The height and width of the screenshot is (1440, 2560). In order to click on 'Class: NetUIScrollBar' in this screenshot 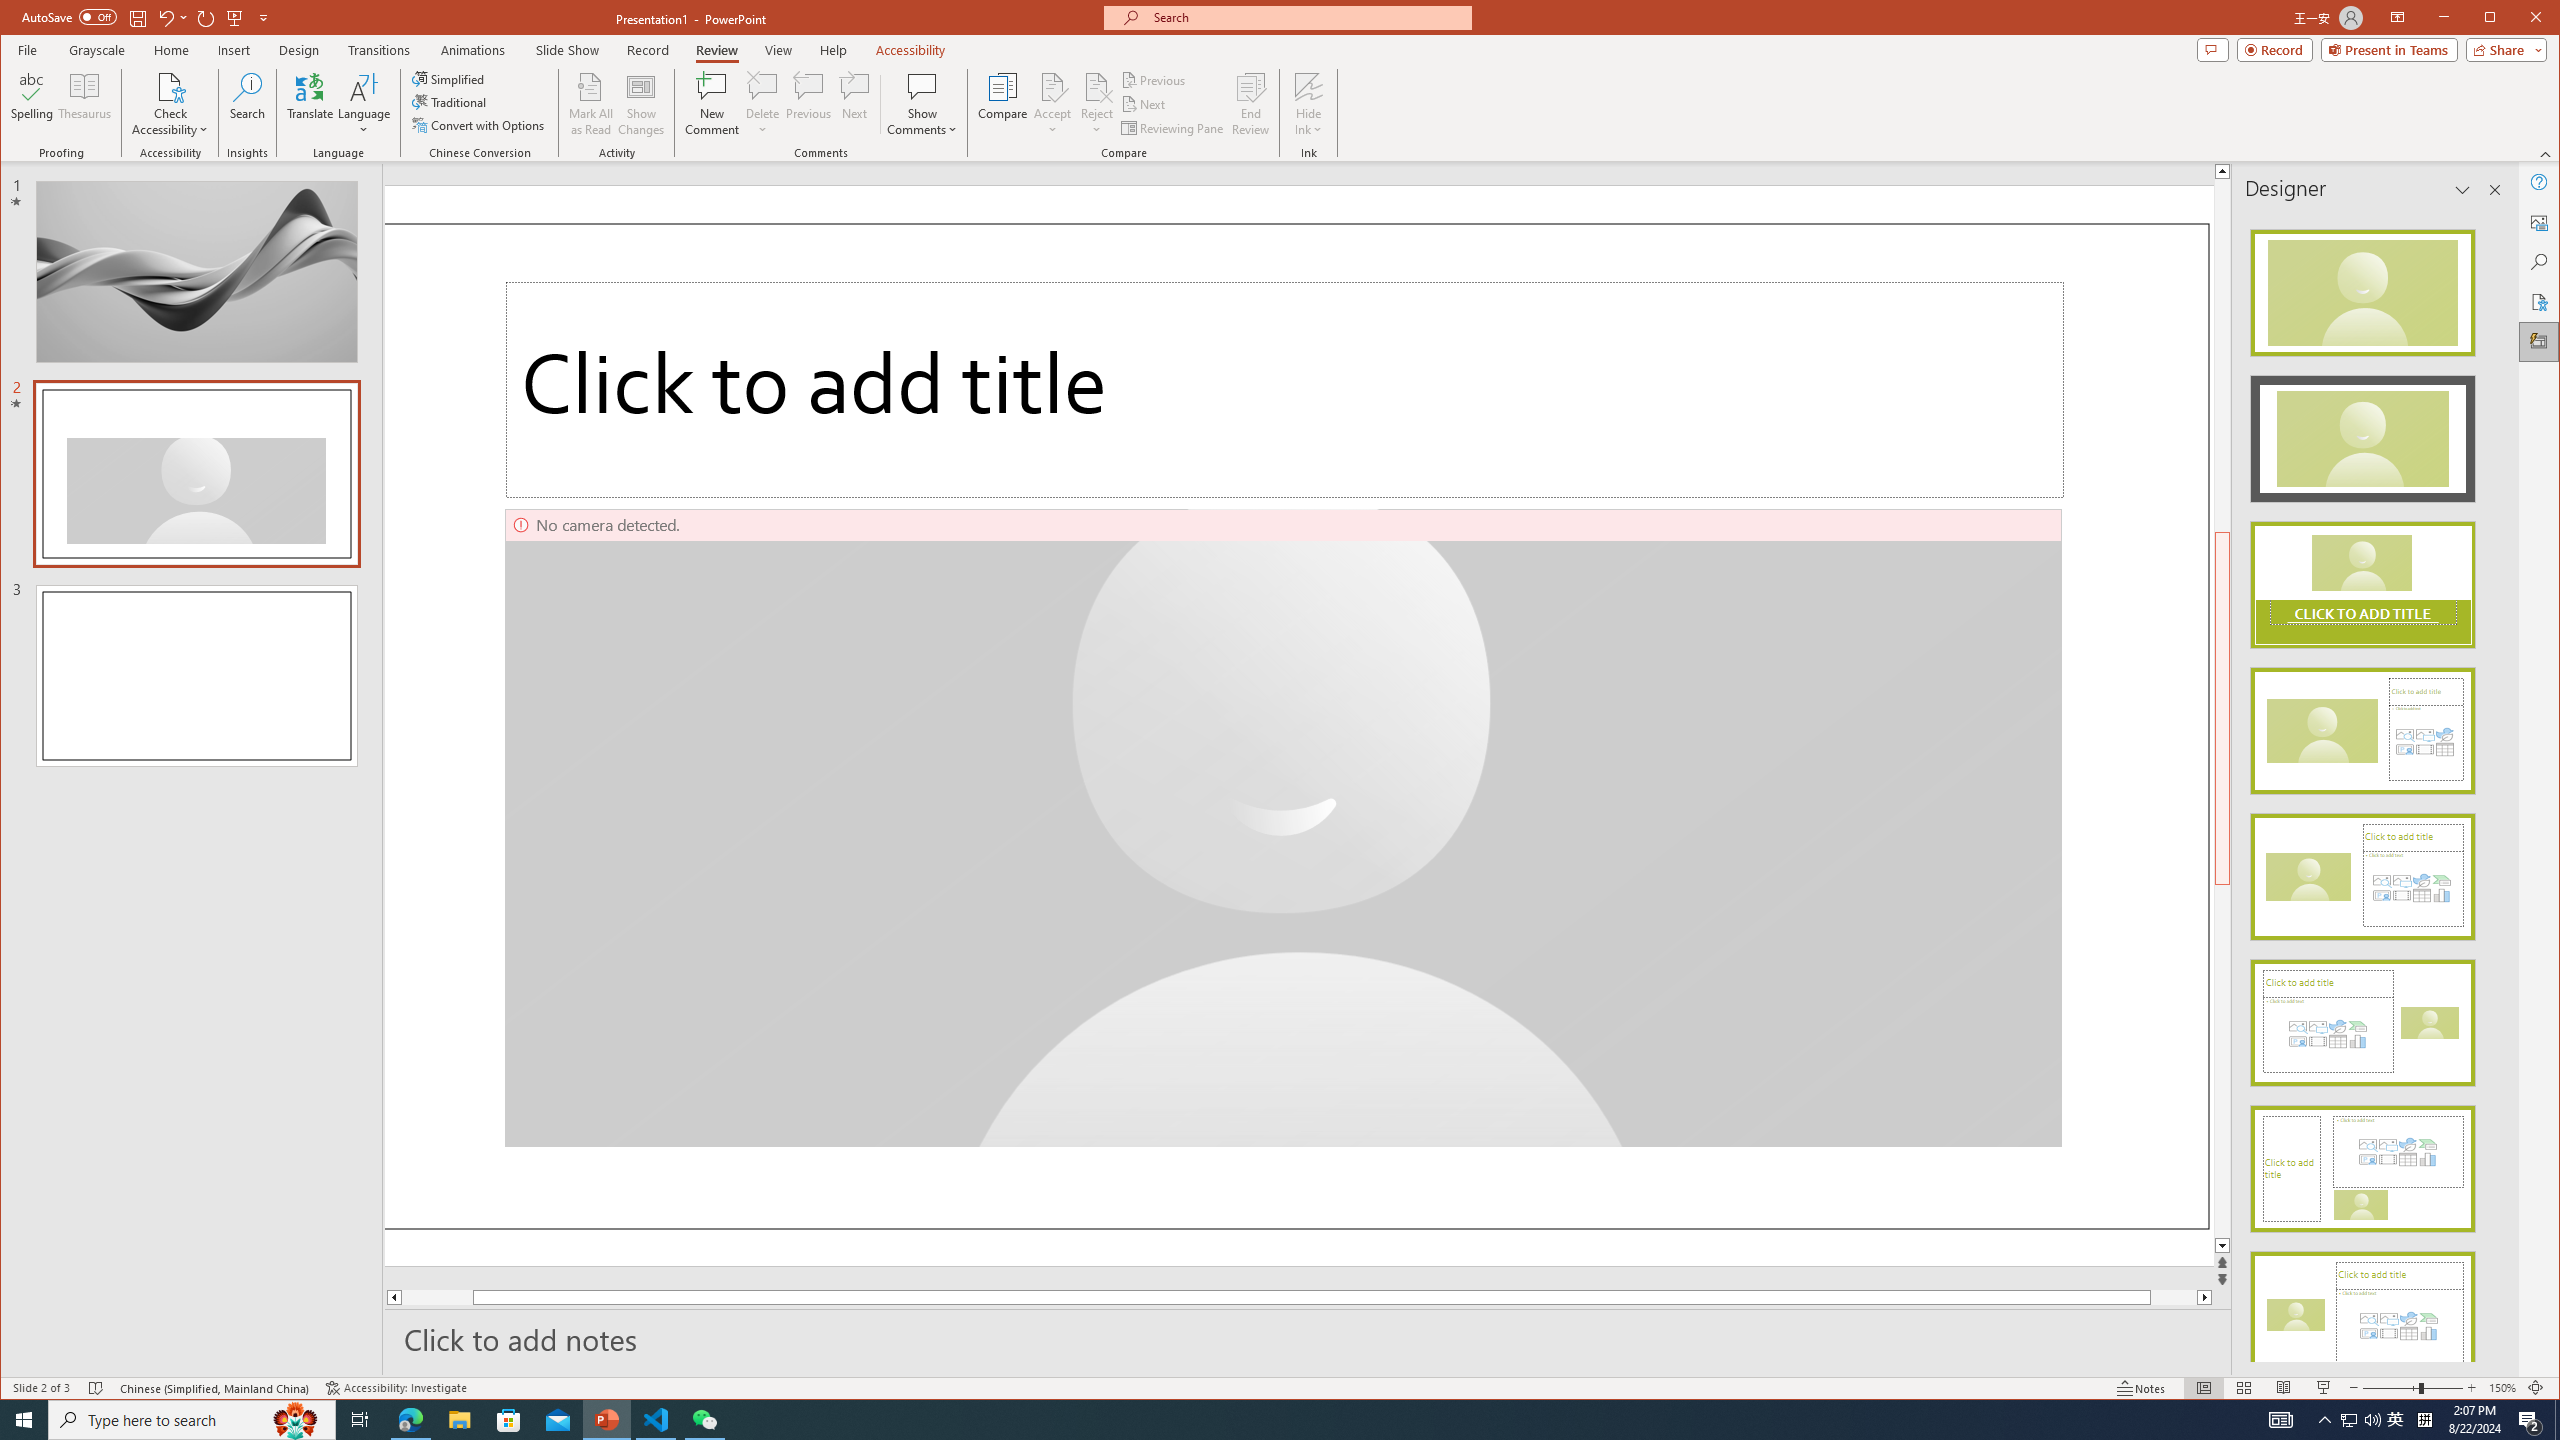, I will do `click(2492, 786)`.